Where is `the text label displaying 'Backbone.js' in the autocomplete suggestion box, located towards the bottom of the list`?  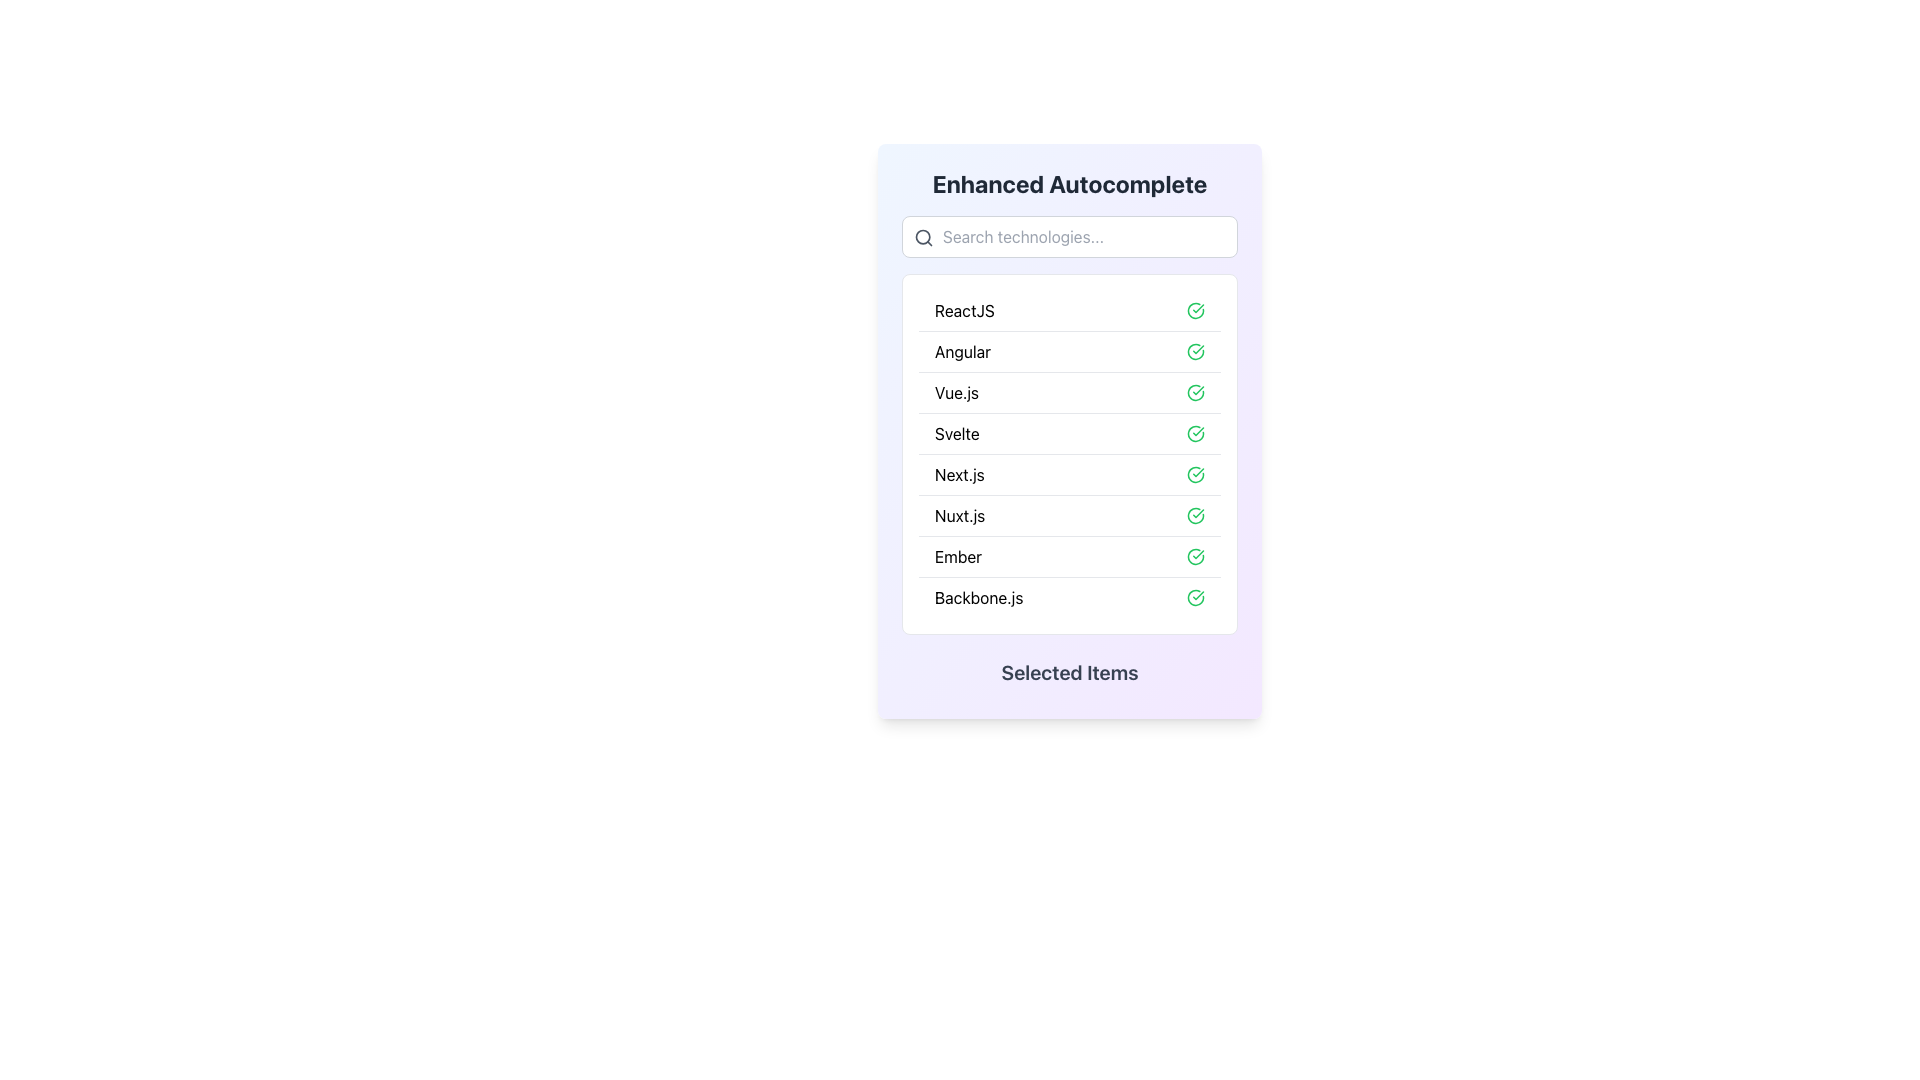
the text label displaying 'Backbone.js' in the autocomplete suggestion box, located towards the bottom of the list is located at coordinates (979, 596).